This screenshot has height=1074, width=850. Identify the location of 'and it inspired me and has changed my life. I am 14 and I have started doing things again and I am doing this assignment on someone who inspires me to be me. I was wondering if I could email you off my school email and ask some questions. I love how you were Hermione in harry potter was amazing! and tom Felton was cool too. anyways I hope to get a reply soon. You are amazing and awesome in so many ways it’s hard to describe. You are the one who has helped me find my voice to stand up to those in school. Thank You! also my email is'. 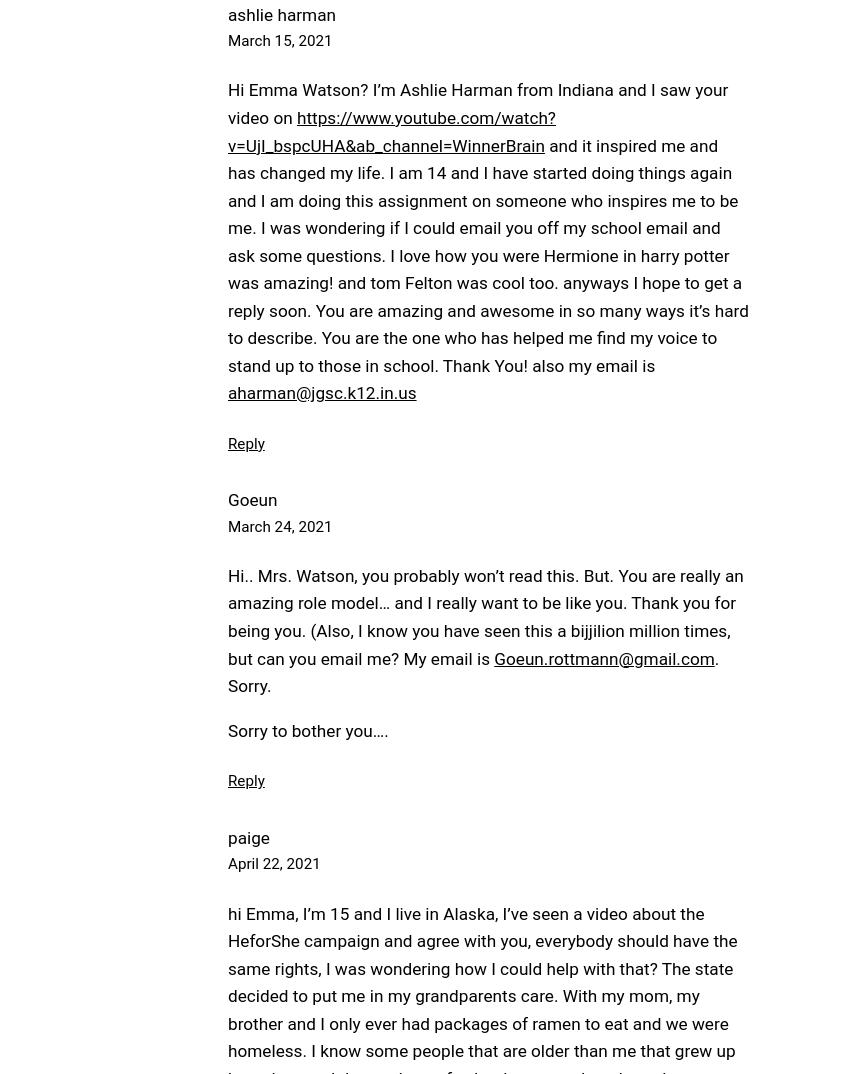
(487, 253).